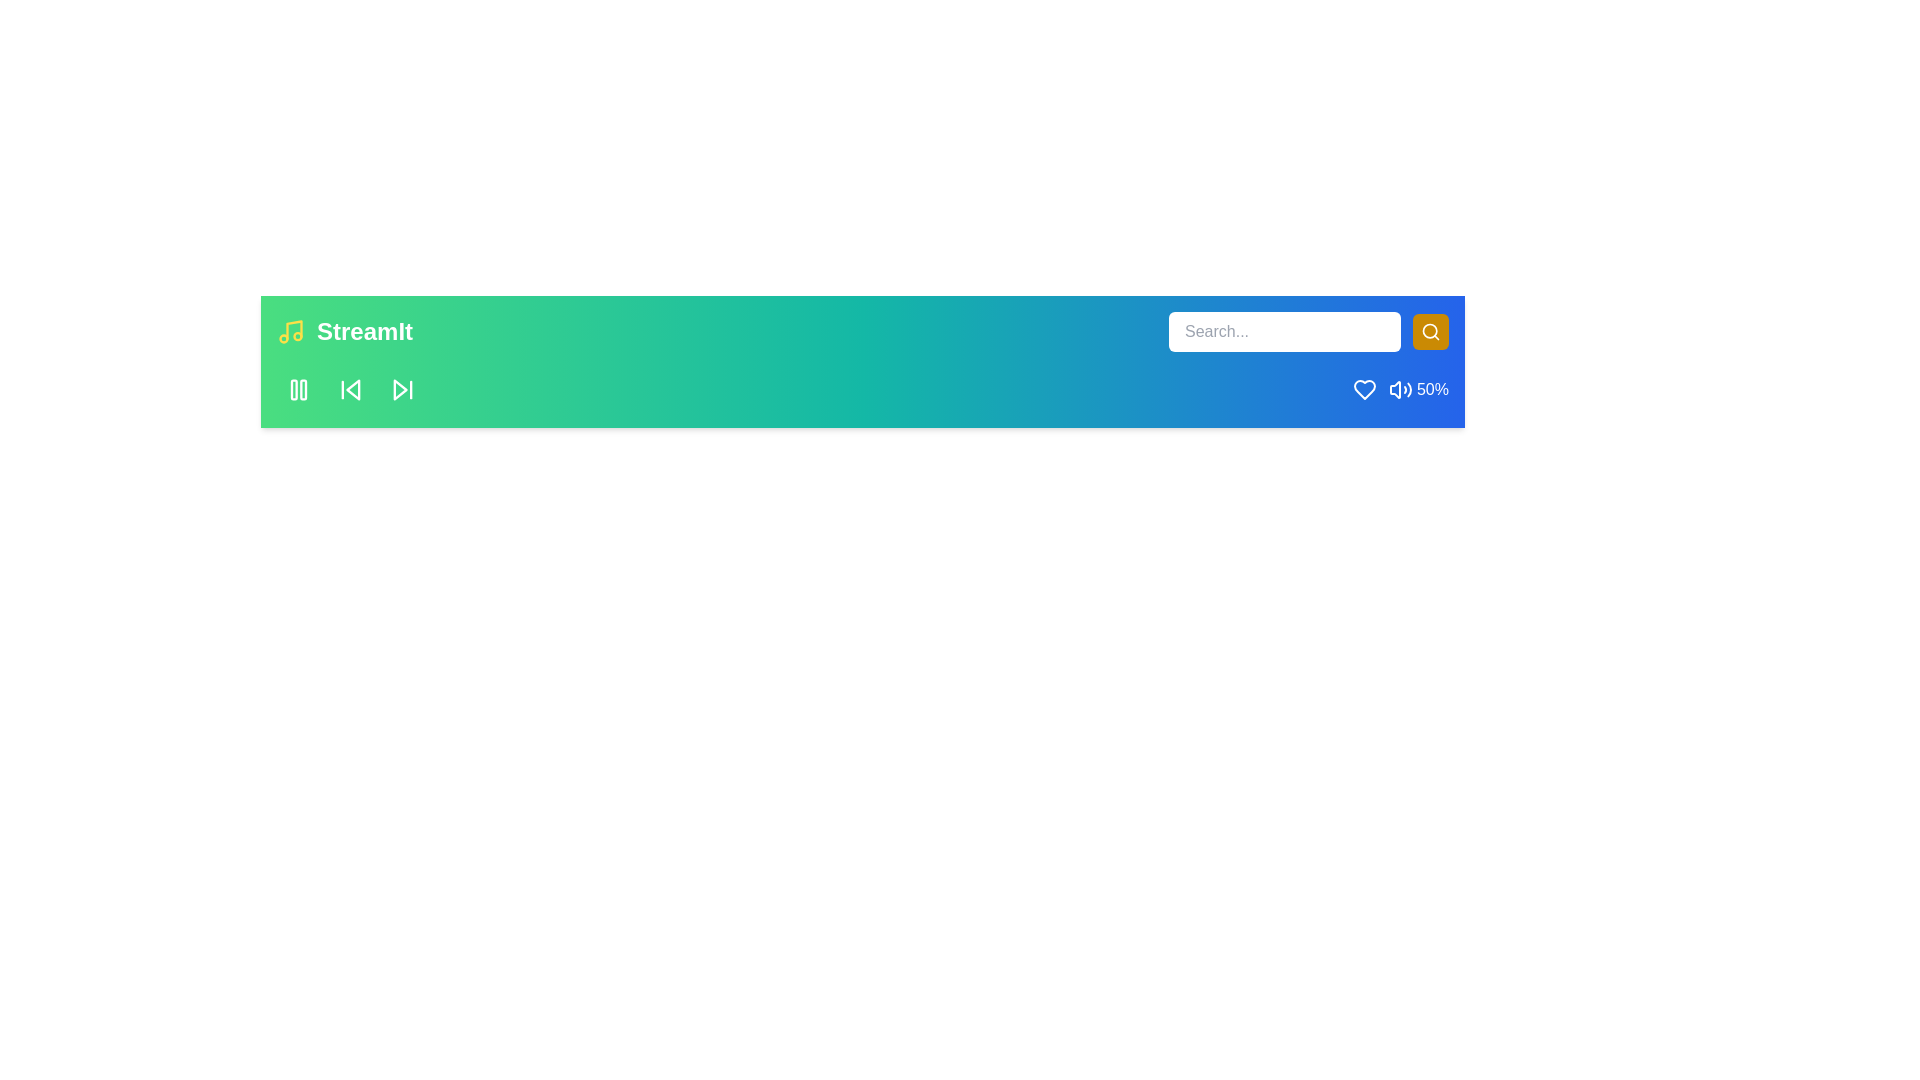 The height and width of the screenshot is (1080, 1920). I want to click on the heart icon to like the current song, so click(1362, 389).